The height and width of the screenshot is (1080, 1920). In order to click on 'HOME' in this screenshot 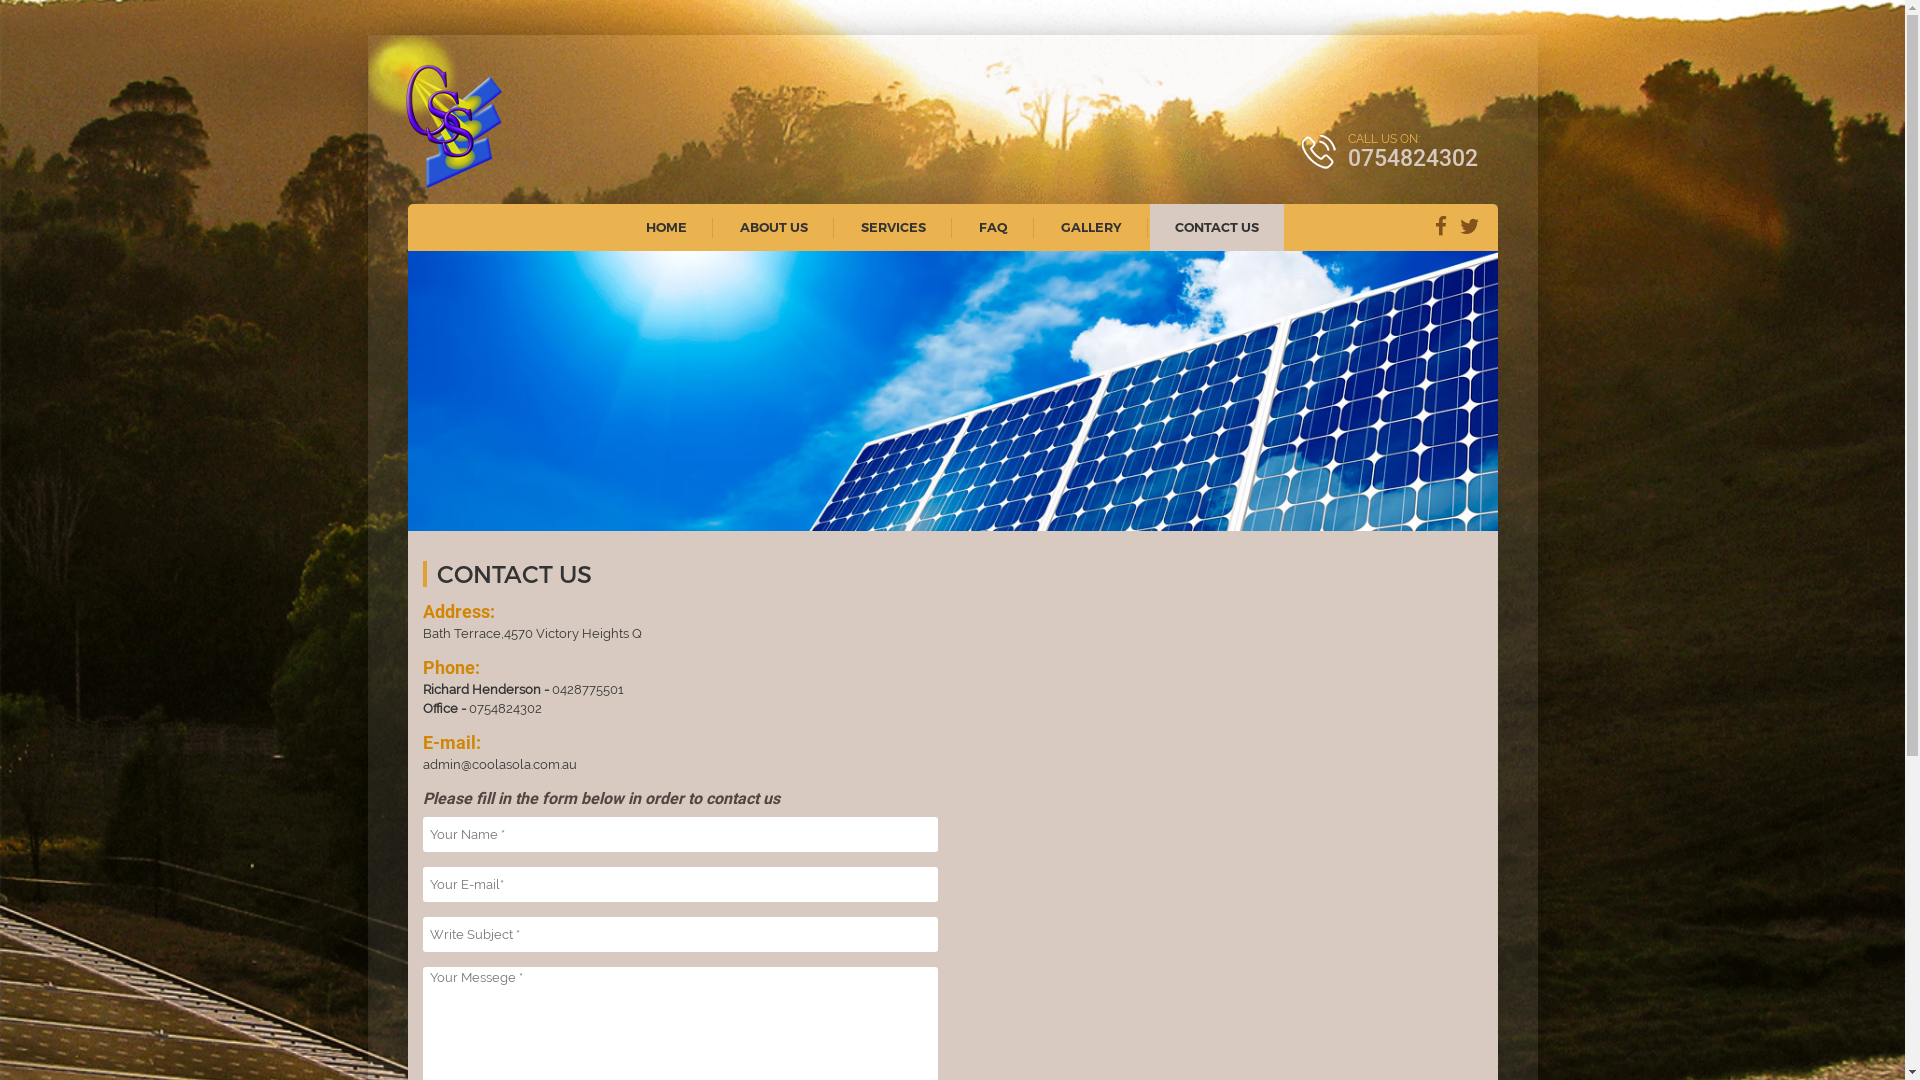, I will do `click(666, 226)`.